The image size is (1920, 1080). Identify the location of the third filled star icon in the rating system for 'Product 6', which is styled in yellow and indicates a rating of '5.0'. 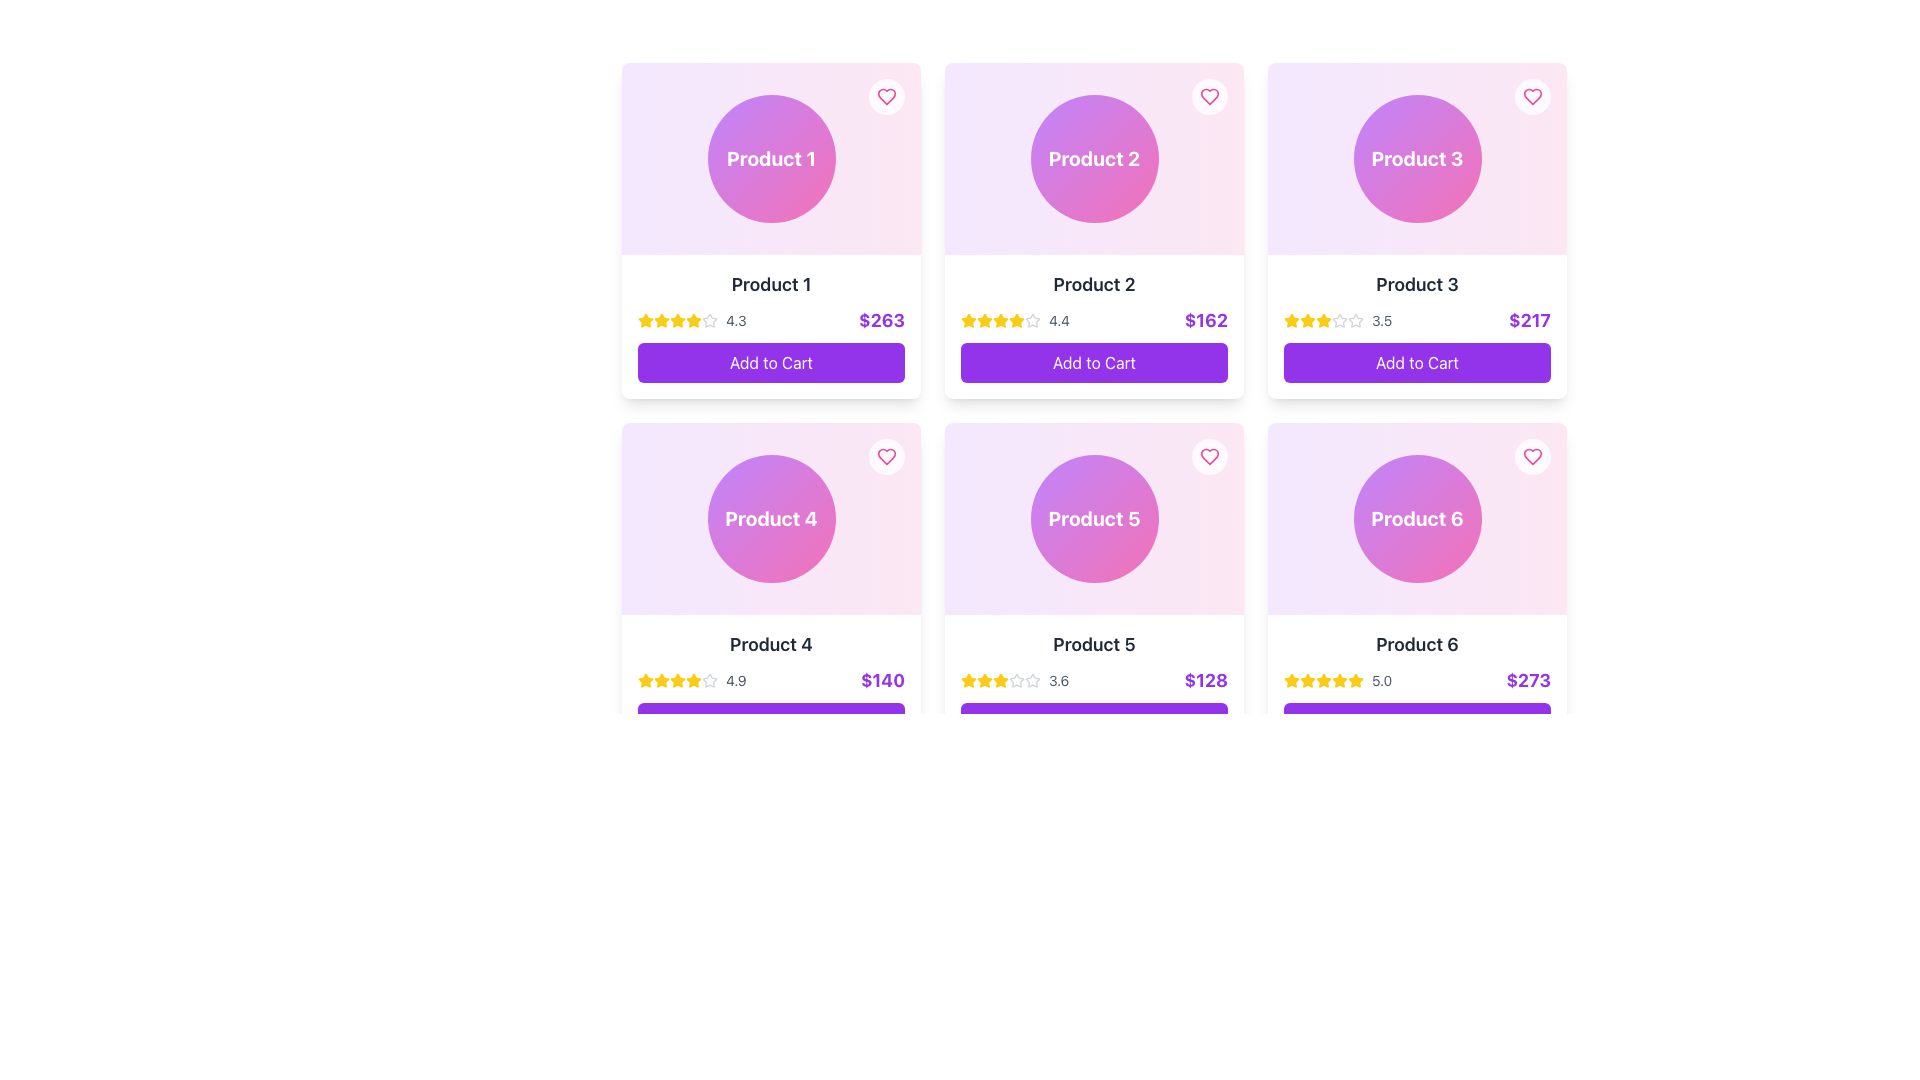
(1308, 680).